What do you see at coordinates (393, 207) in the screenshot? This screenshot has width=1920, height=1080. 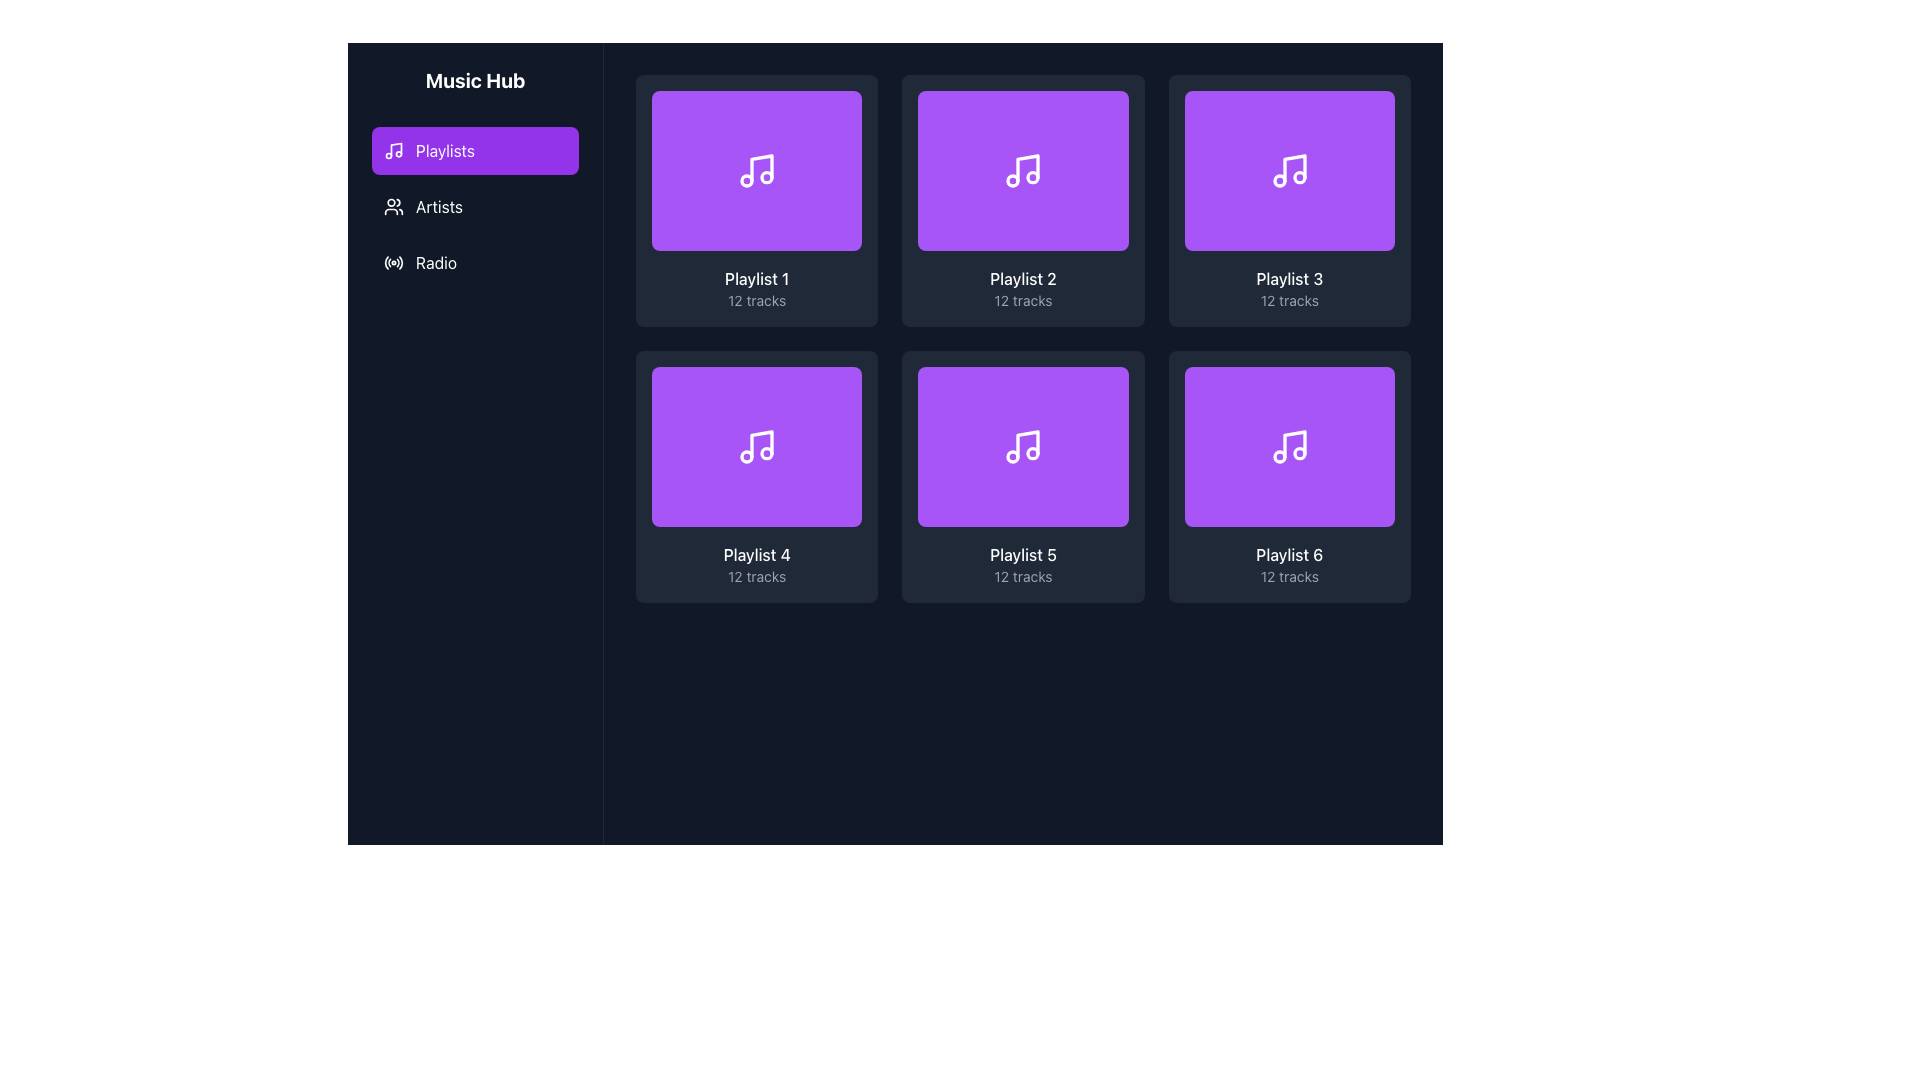 I see `the 'Artists' menu item icon located in the left vertical navigation bar, which is positioned next to the text 'Artists' and between the 'Playlists' and 'Radio' menu items` at bounding box center [393, 207].